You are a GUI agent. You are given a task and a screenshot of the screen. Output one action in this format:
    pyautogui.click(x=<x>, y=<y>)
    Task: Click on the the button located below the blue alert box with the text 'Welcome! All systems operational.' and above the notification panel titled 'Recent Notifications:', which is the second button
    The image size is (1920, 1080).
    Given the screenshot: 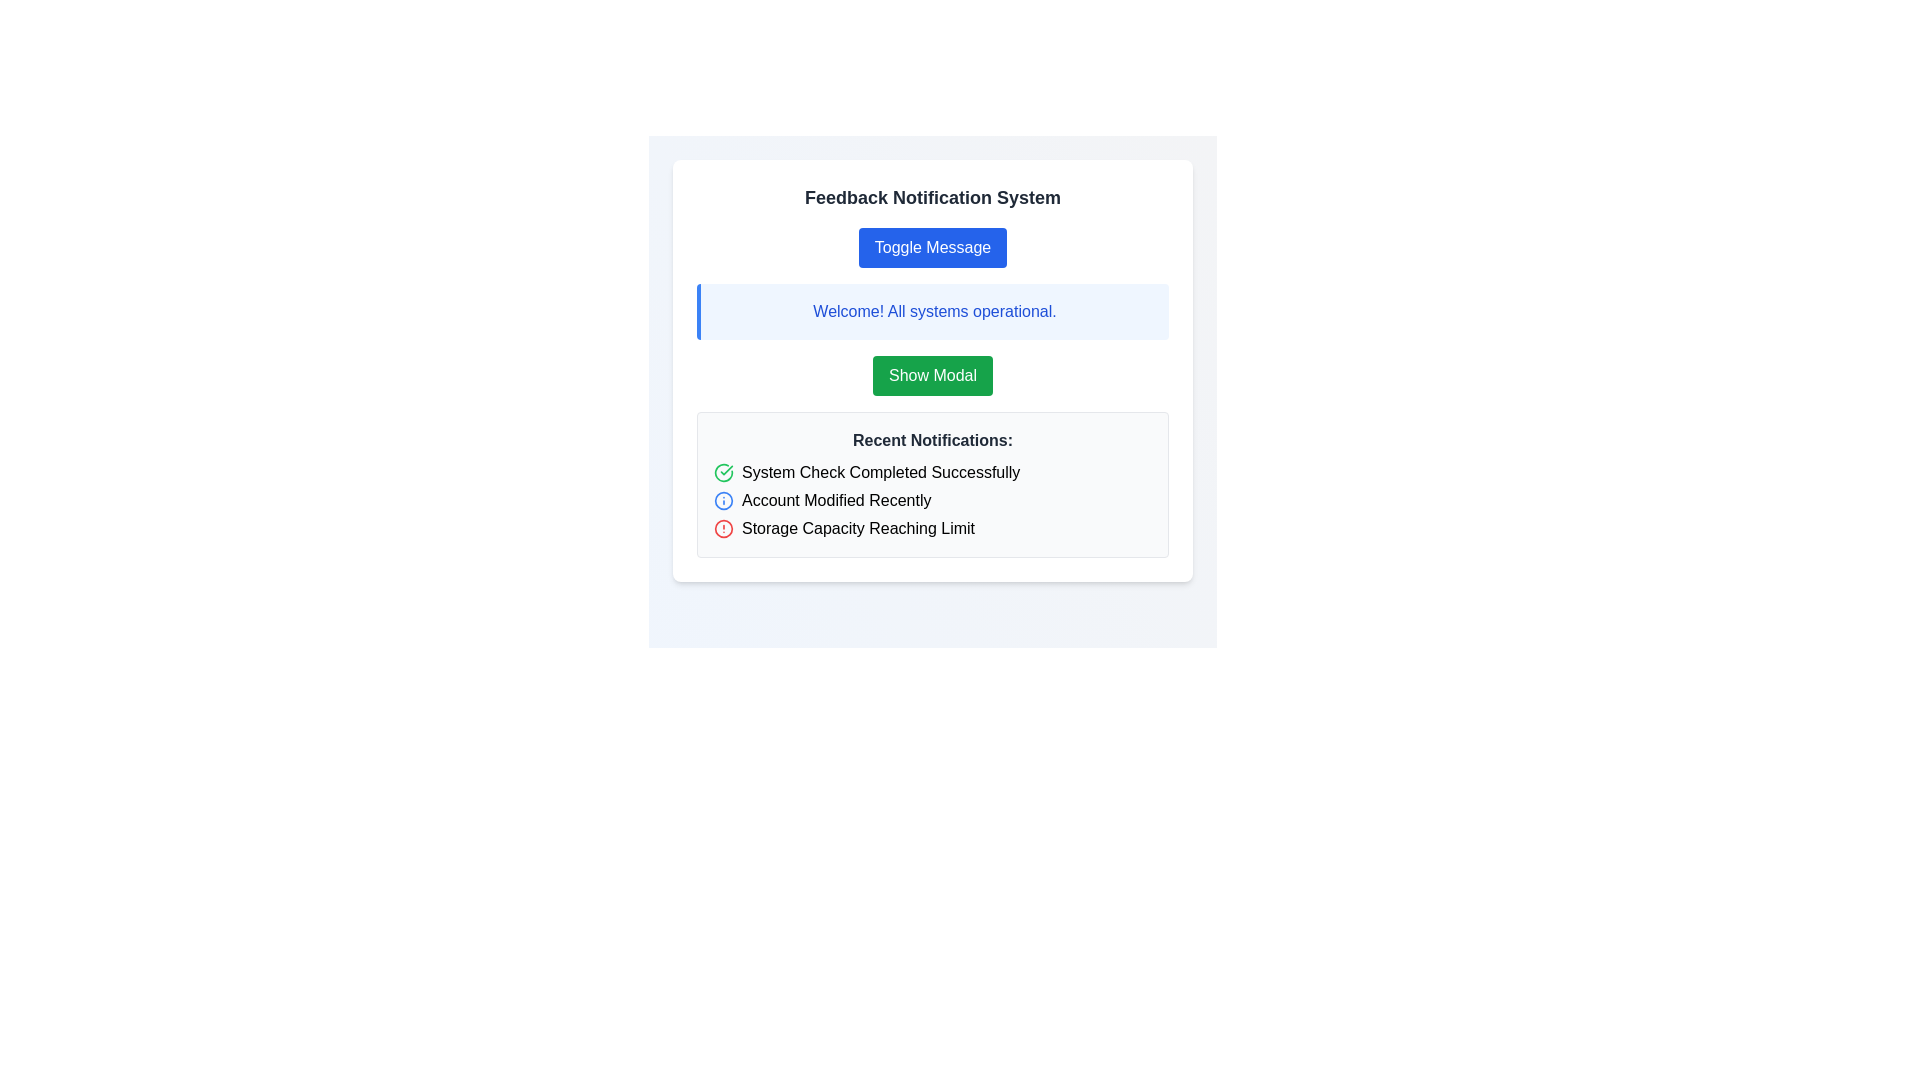 What is the action you would take?
    pyautogui.click(x=931, y=380)
    